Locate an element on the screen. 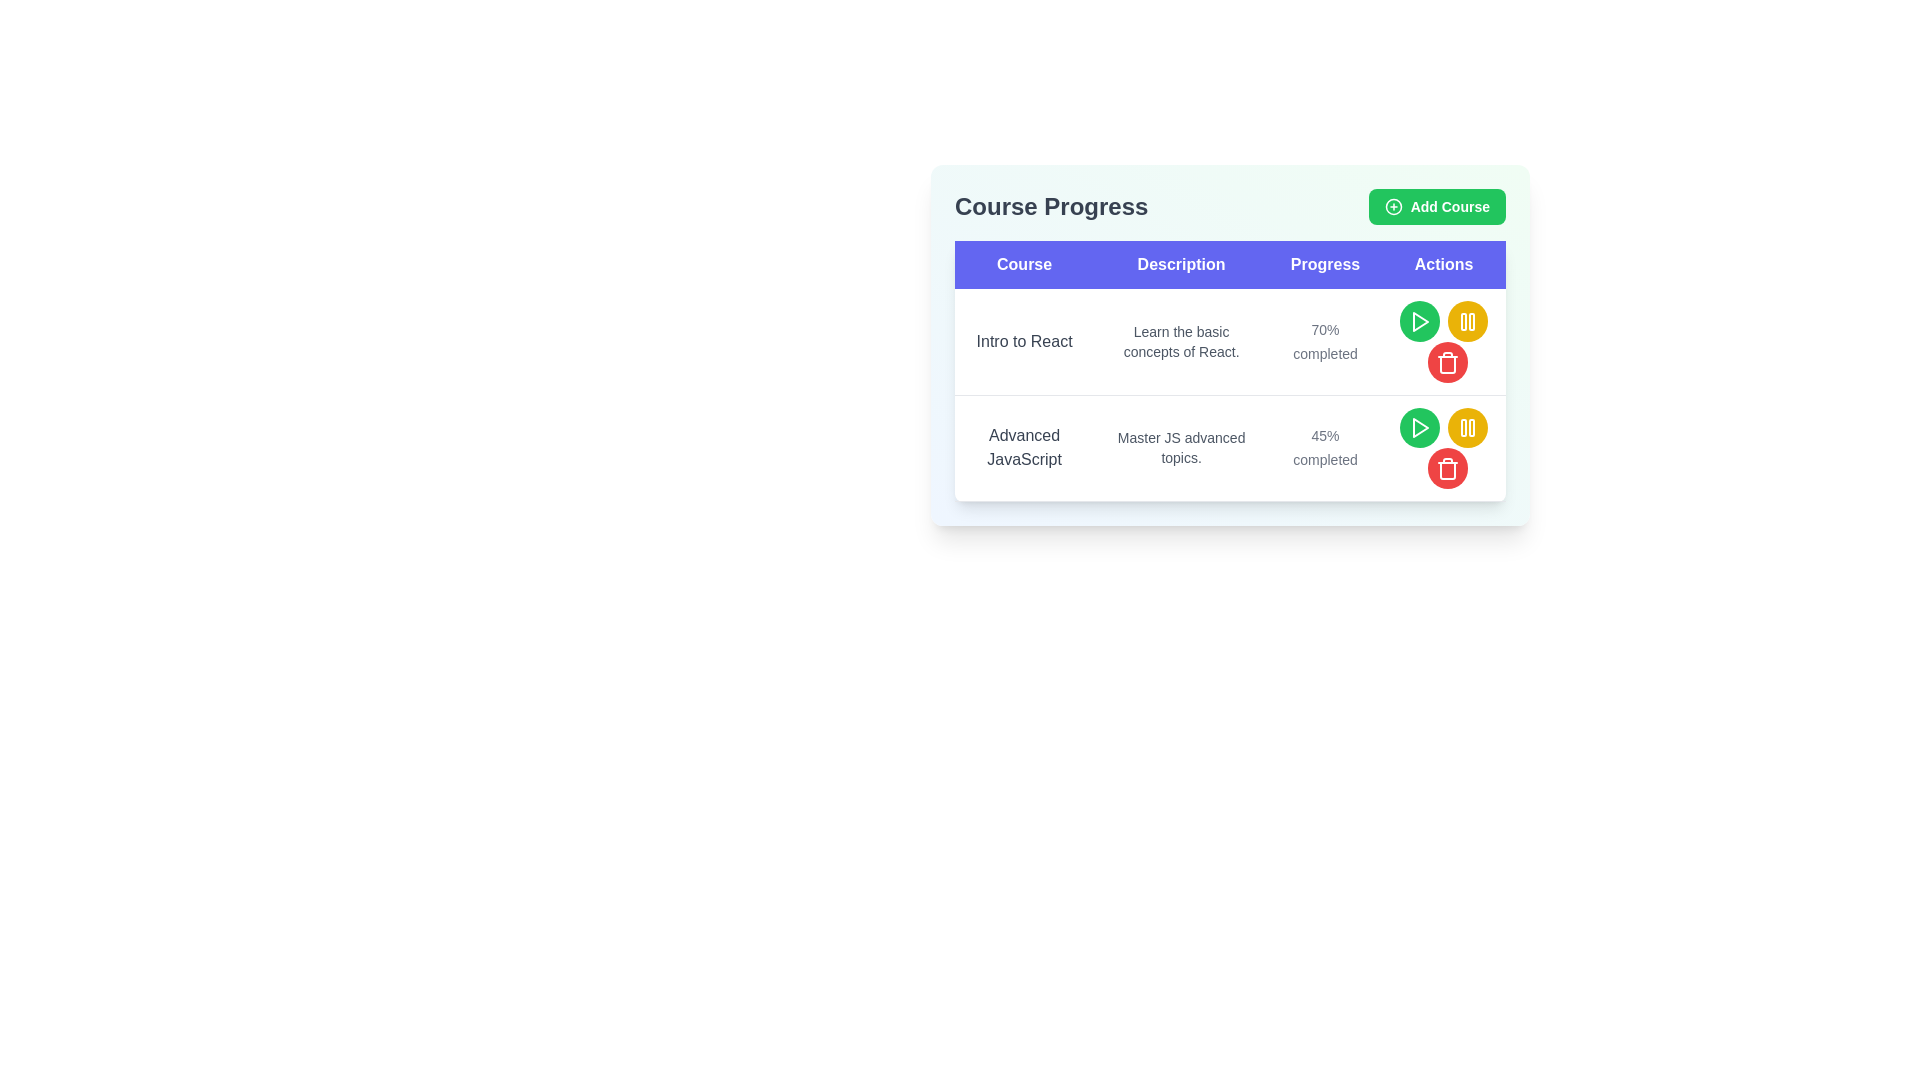 The width and height of the screenshot is (1920, 1080). the left rectangle of the pause icon, which is part of a table interface in the second row is located at coordinates (1464, 320).